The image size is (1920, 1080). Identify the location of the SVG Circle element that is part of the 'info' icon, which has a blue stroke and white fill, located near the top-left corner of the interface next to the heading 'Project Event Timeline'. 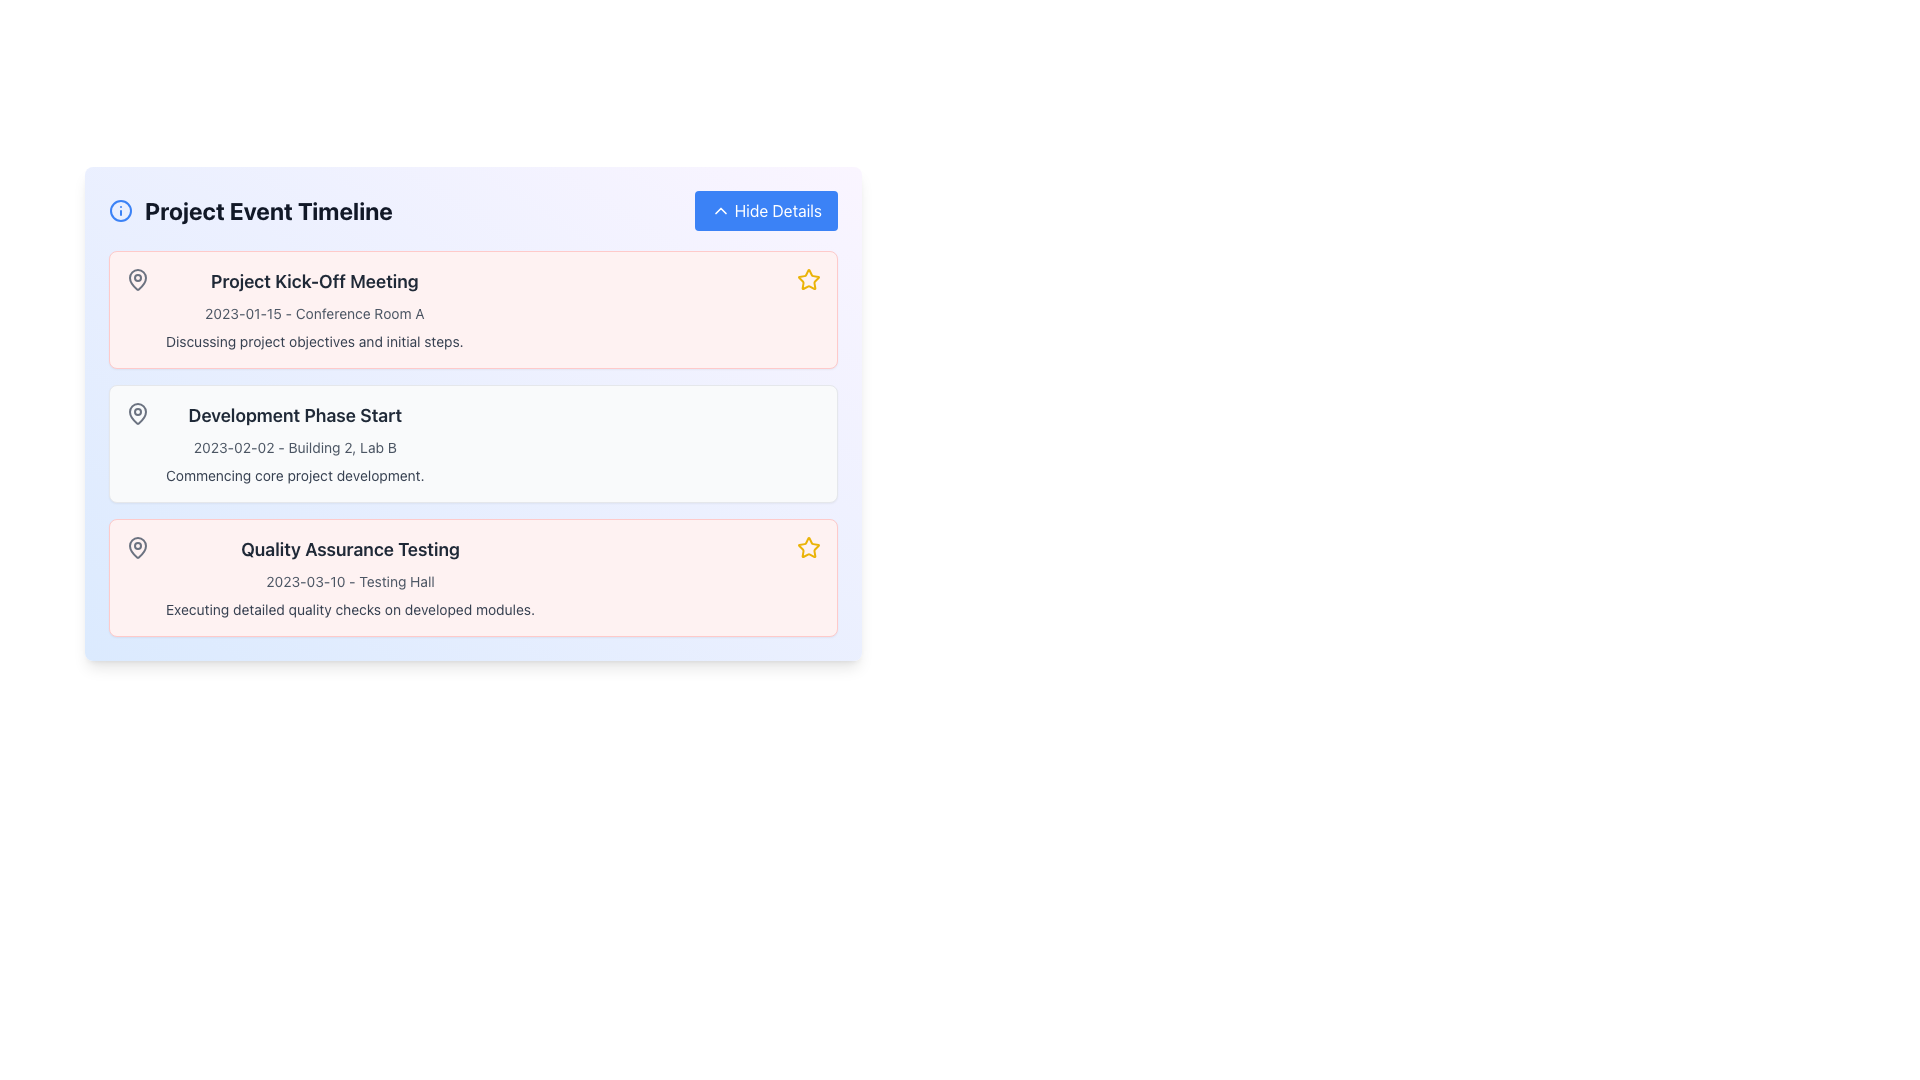
(119, 211).